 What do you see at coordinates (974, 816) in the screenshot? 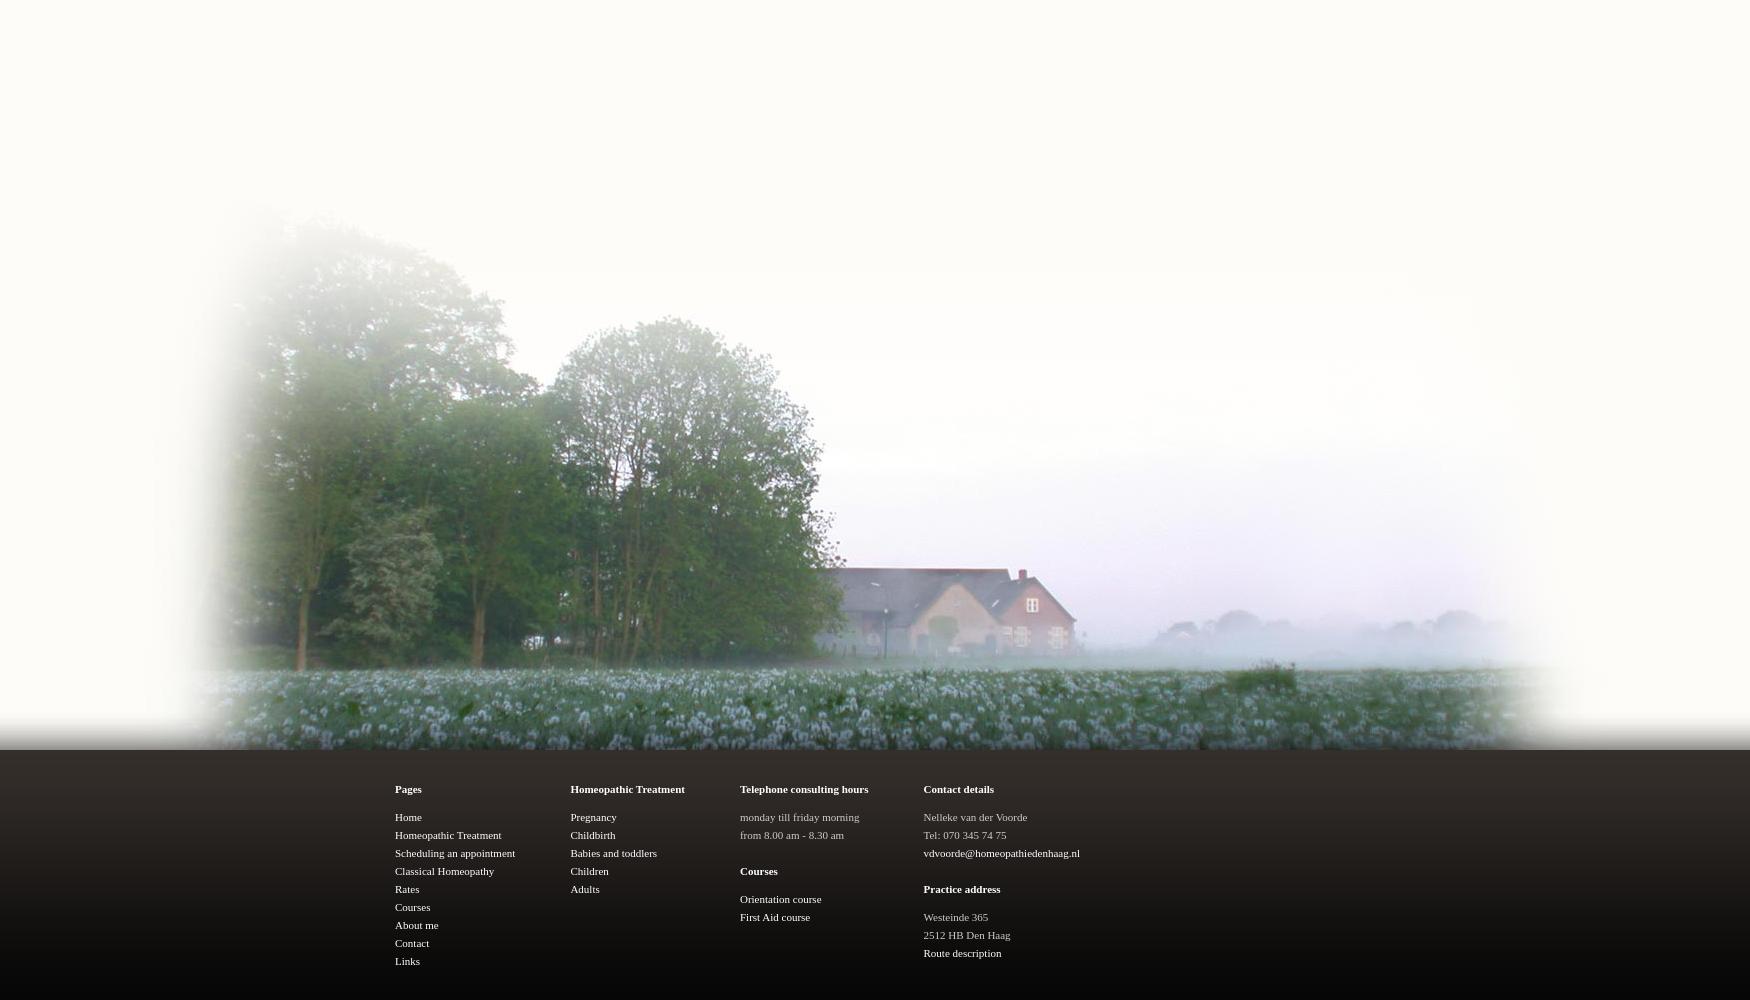
I see `'Nelleke van der Voorde'` at bounding box center [974, 816].